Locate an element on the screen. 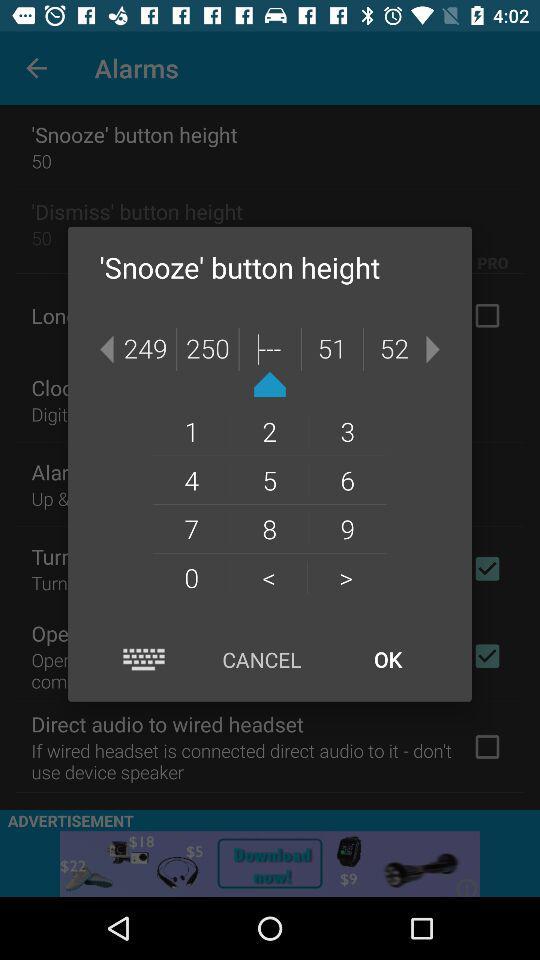 The height and width of the screenshot is (960, 540). the icon next to the 7 item is located at coordinates (269, 577).